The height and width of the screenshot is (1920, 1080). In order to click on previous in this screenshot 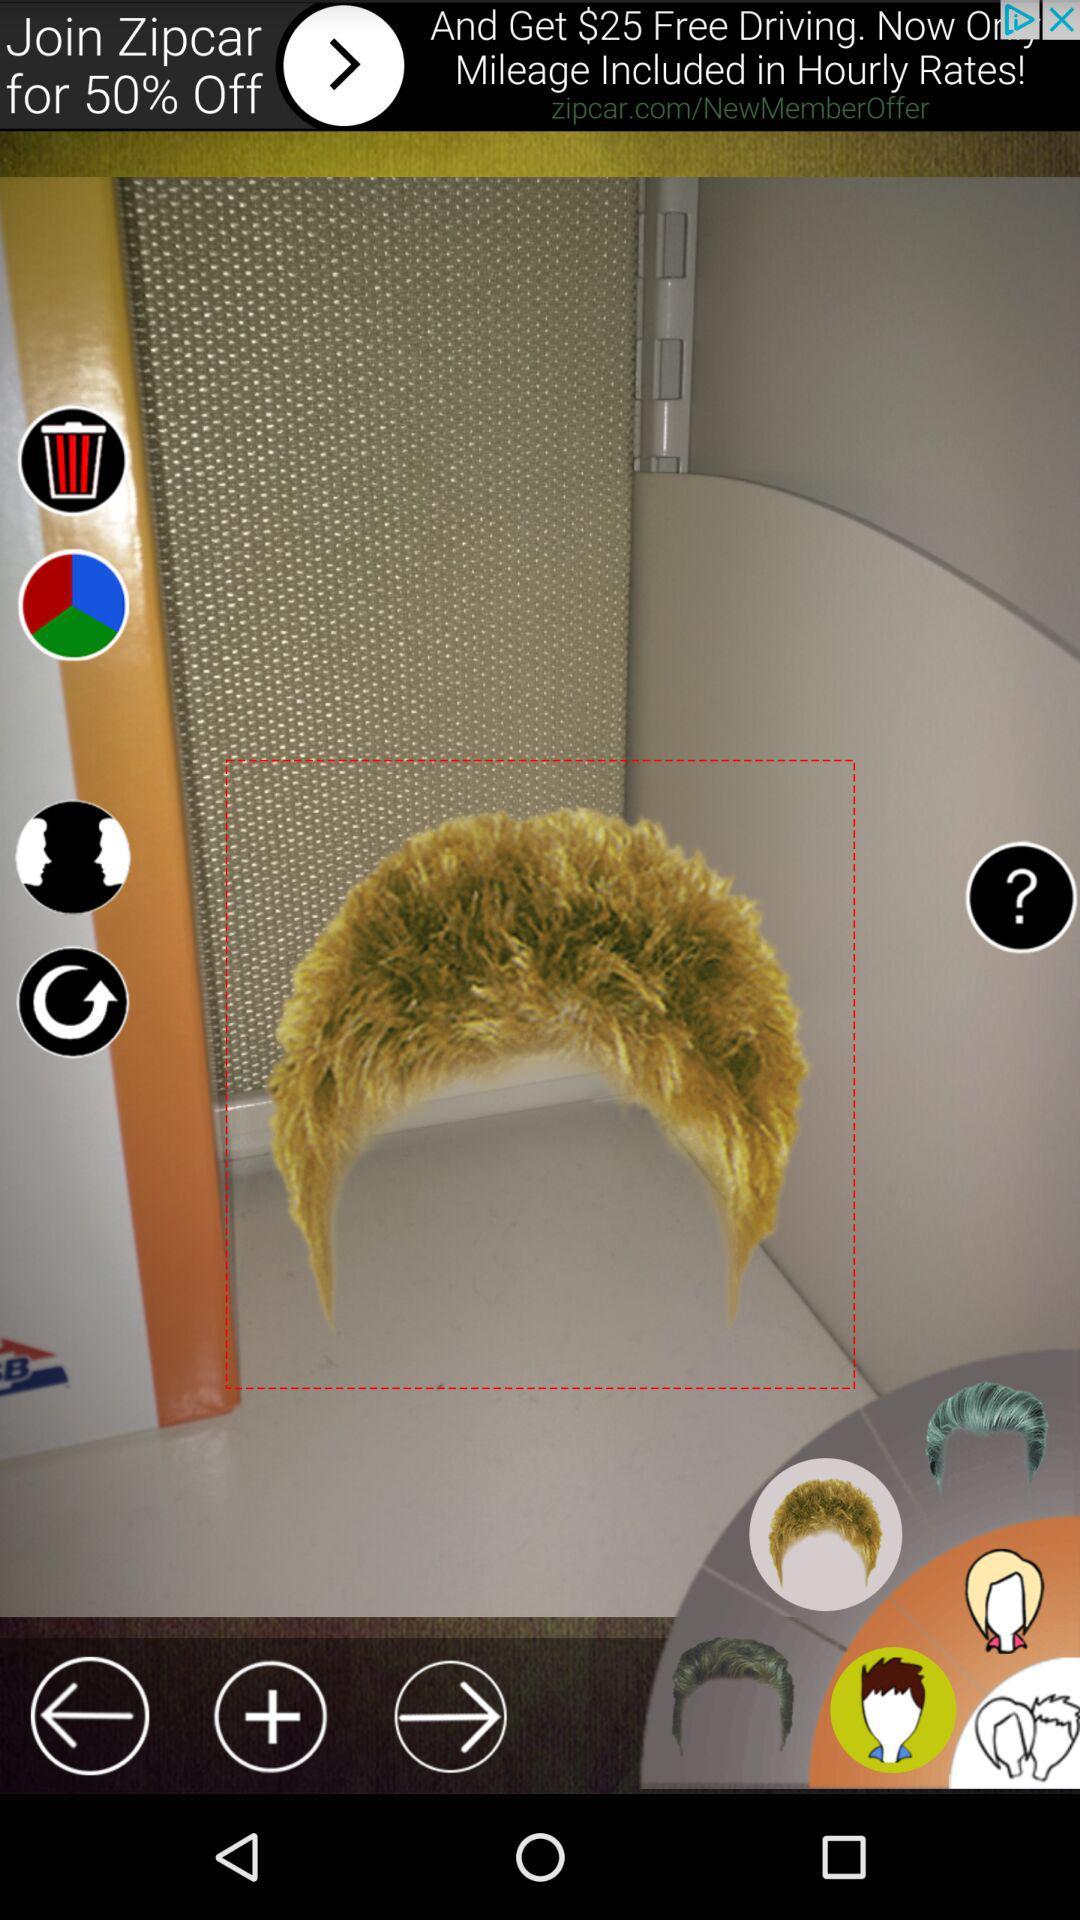, I will do `click(88, 1715)`.